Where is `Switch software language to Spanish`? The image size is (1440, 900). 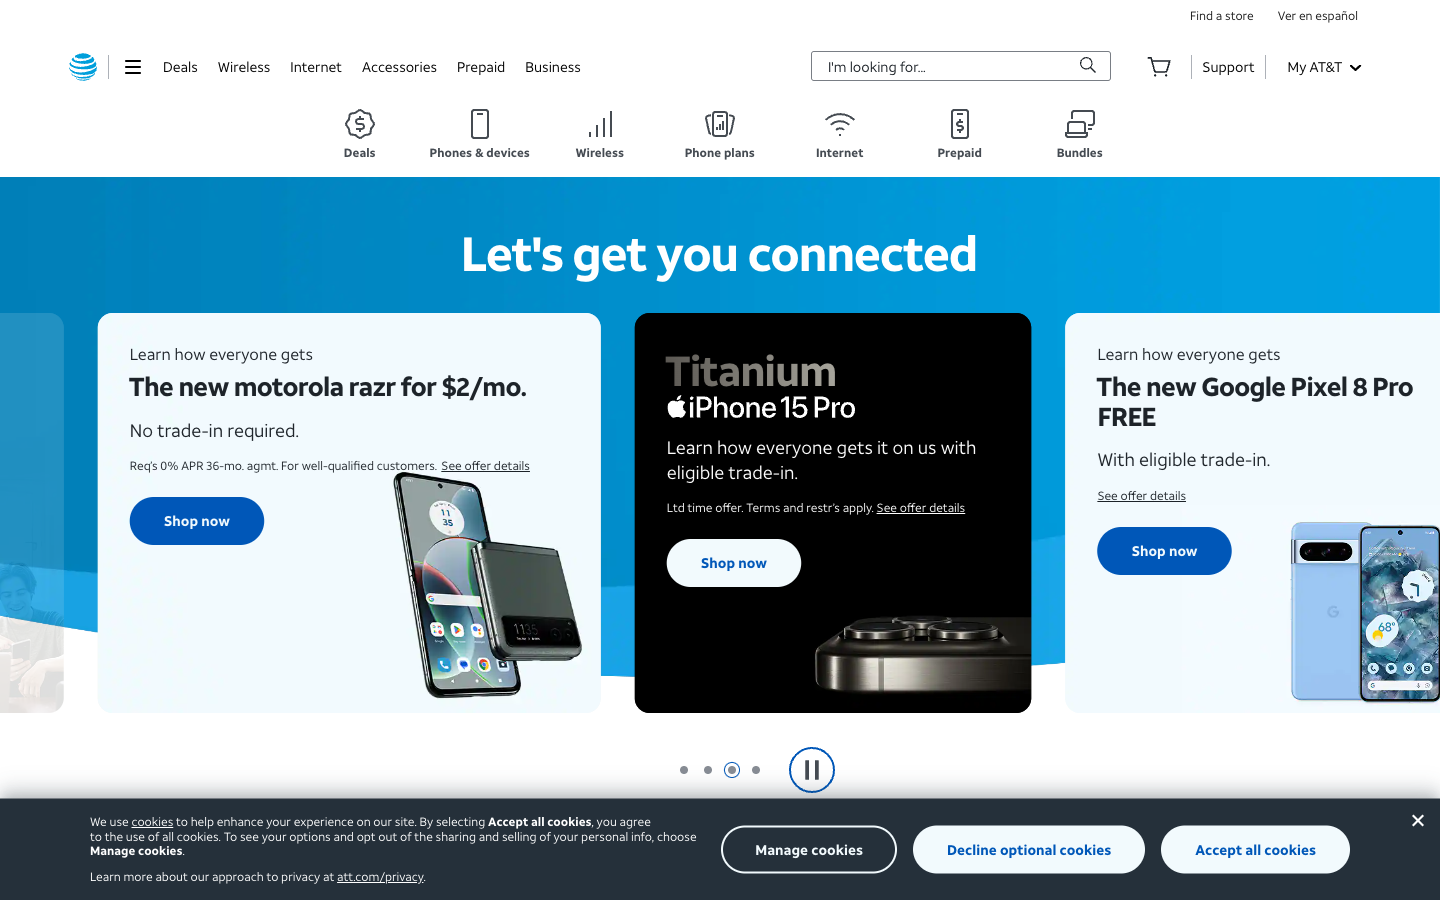 Switch software language to Spanish is located at coordinates (1318, 14).